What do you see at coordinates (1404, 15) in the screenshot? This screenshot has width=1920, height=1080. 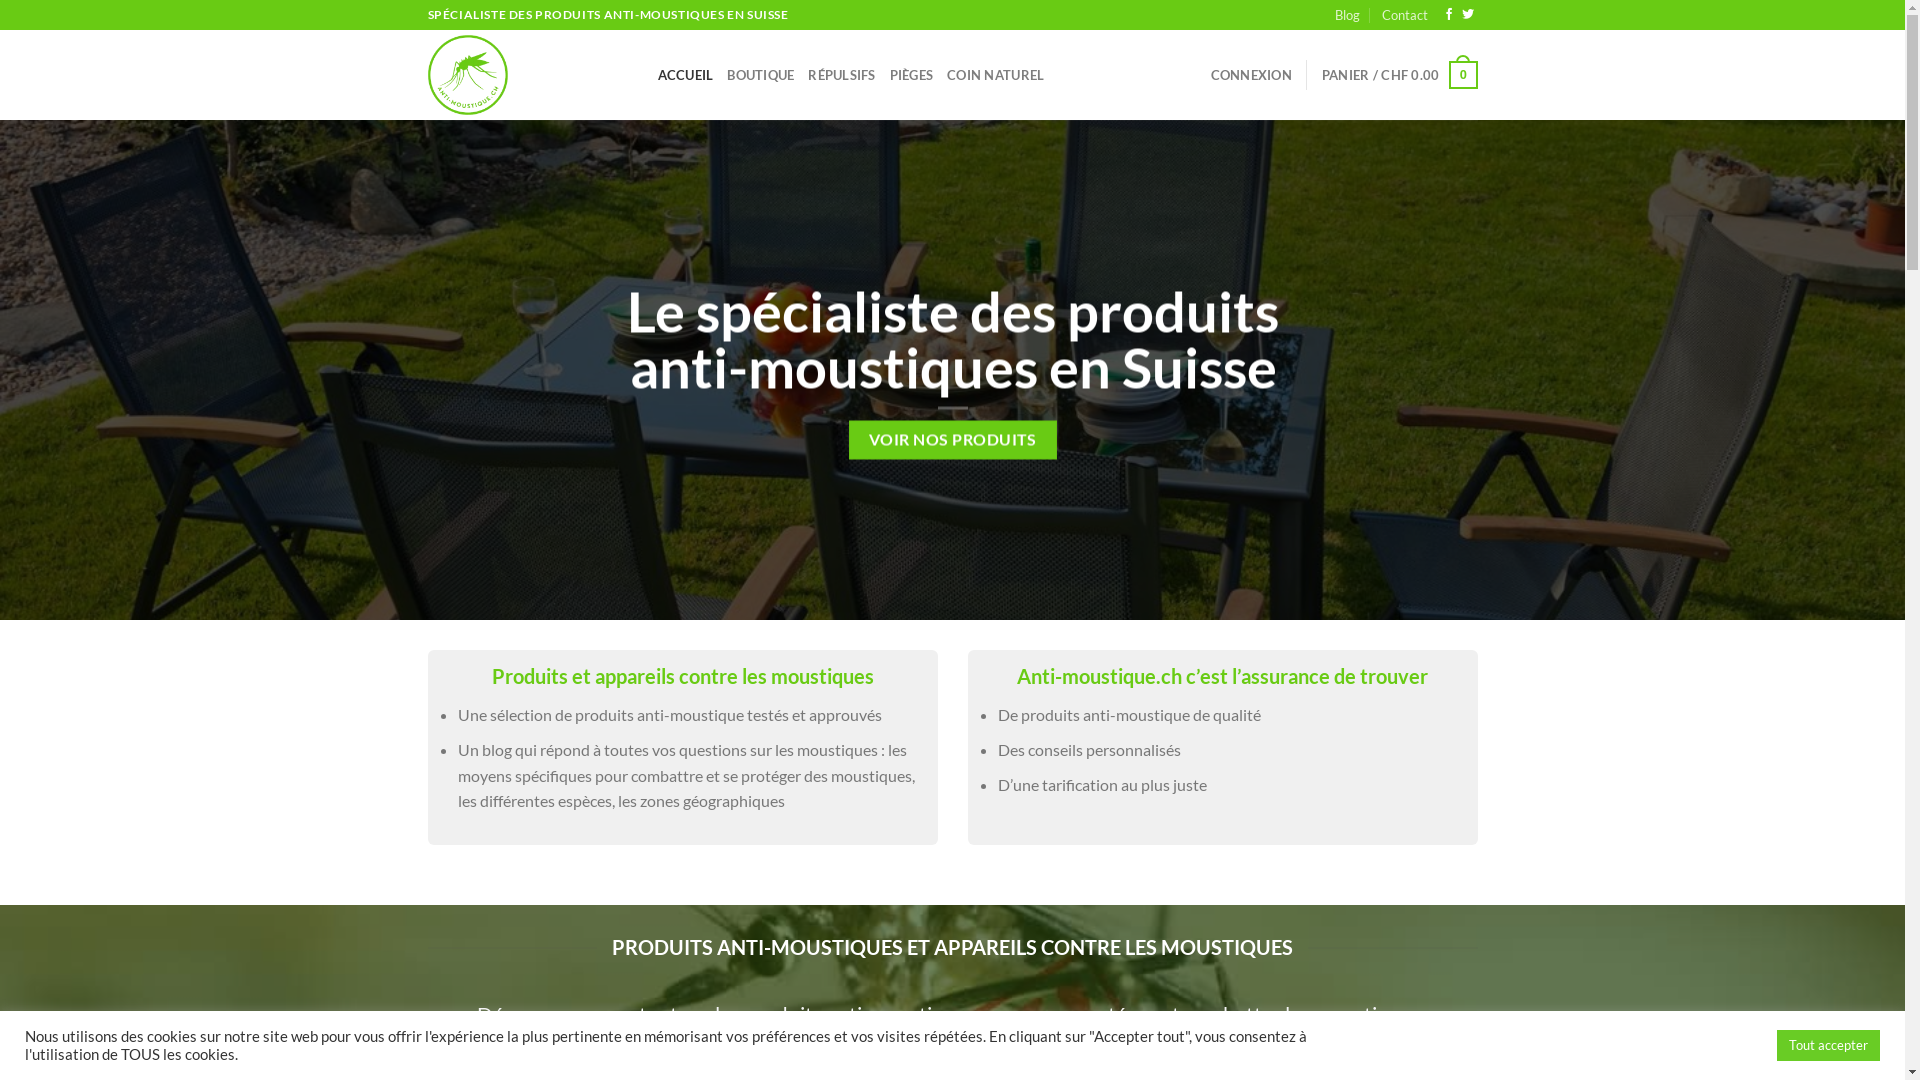 I see `'Contact'` at bounding box center [1404, 15].